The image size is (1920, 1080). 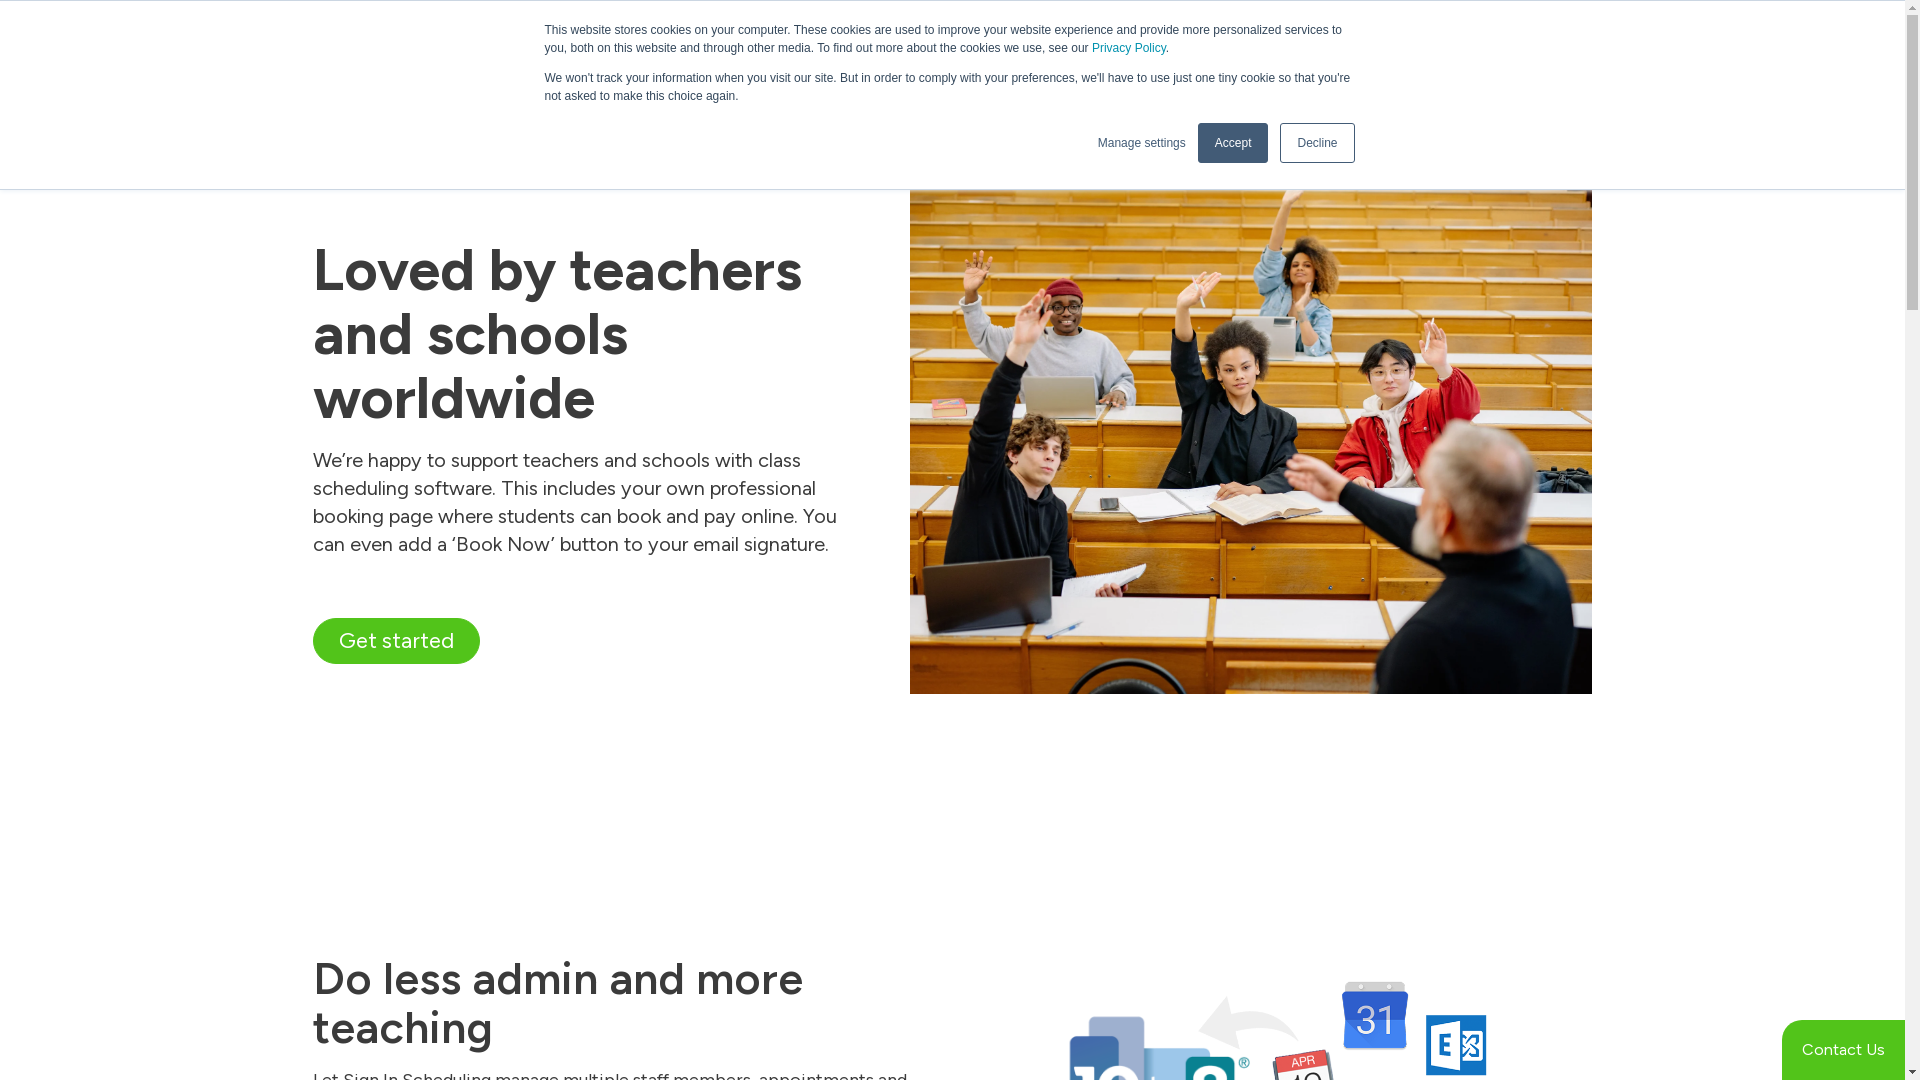 I want to click on 'Login', so click(x=1560, y=38).